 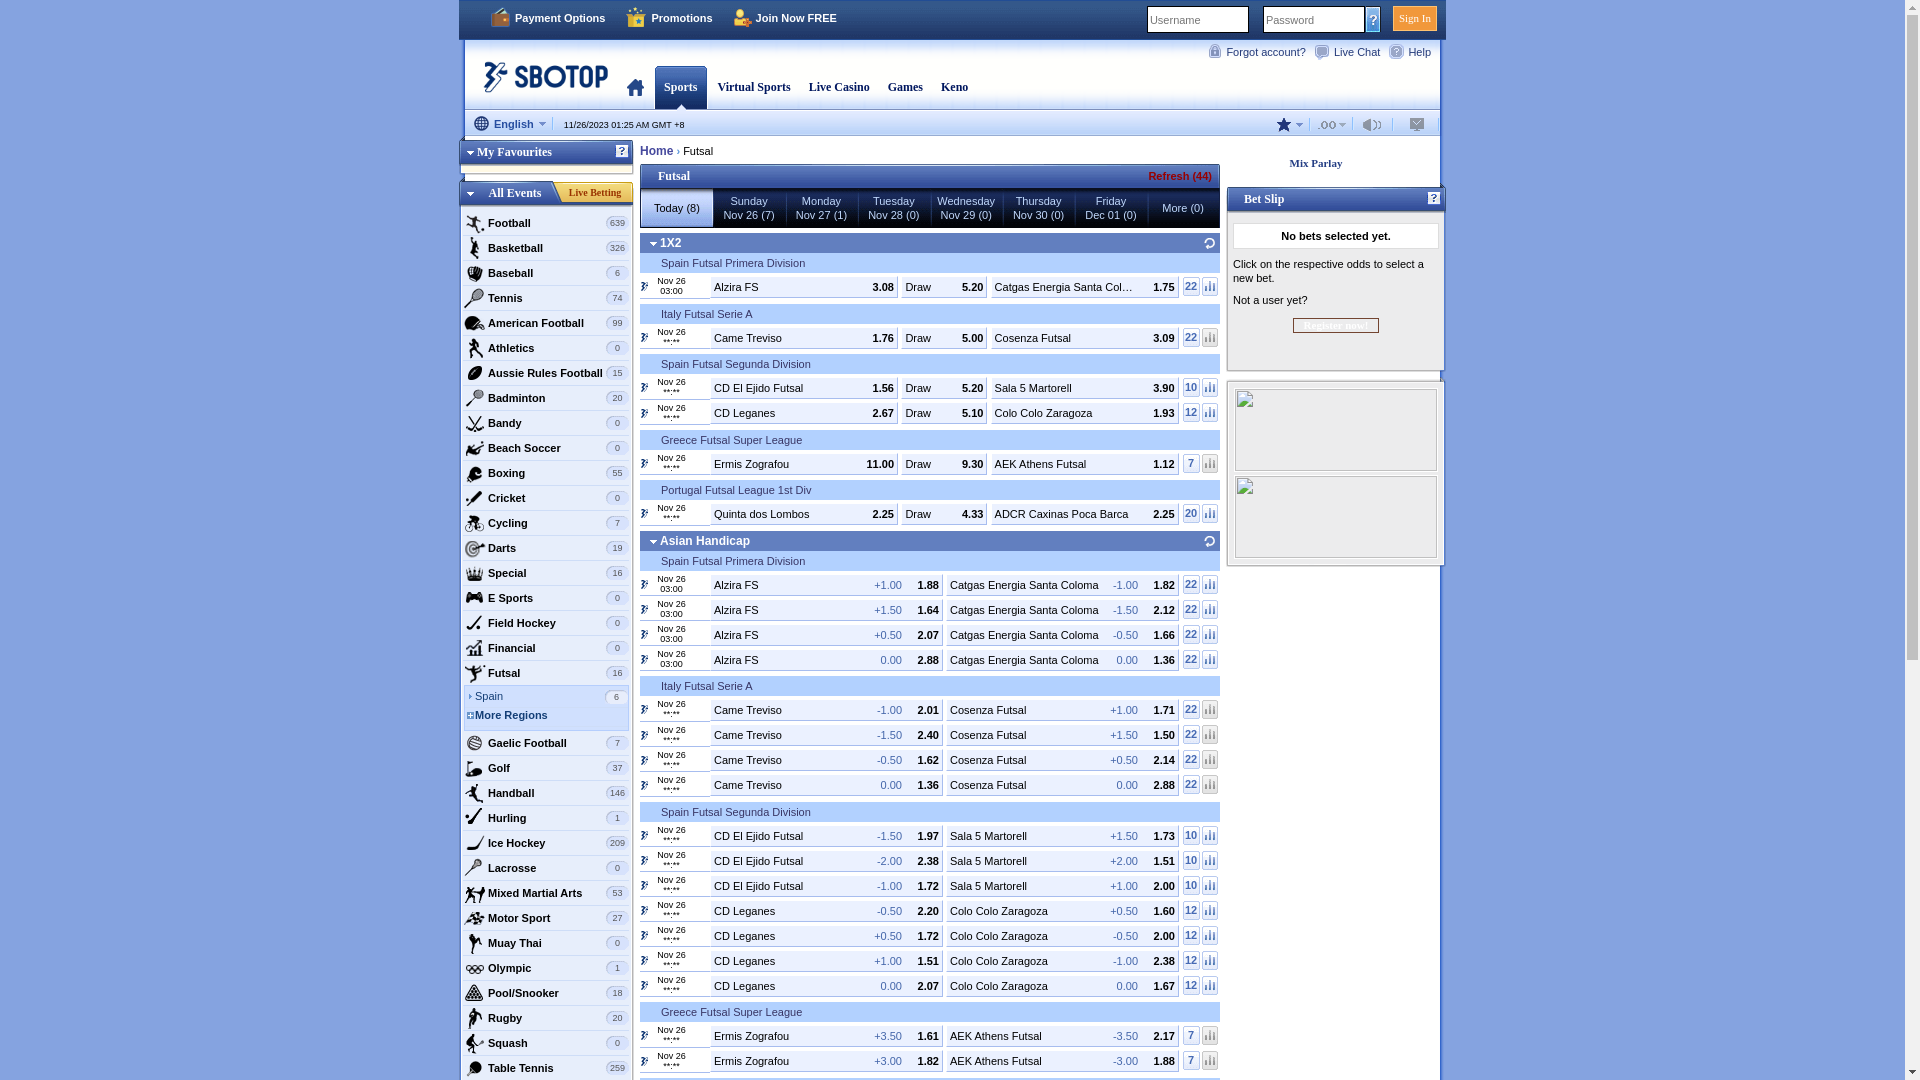 What do you see at coordinates (1335, 162) in the screenshot?
I see `'Mix Parlay` at bounding box center [1335, 162].